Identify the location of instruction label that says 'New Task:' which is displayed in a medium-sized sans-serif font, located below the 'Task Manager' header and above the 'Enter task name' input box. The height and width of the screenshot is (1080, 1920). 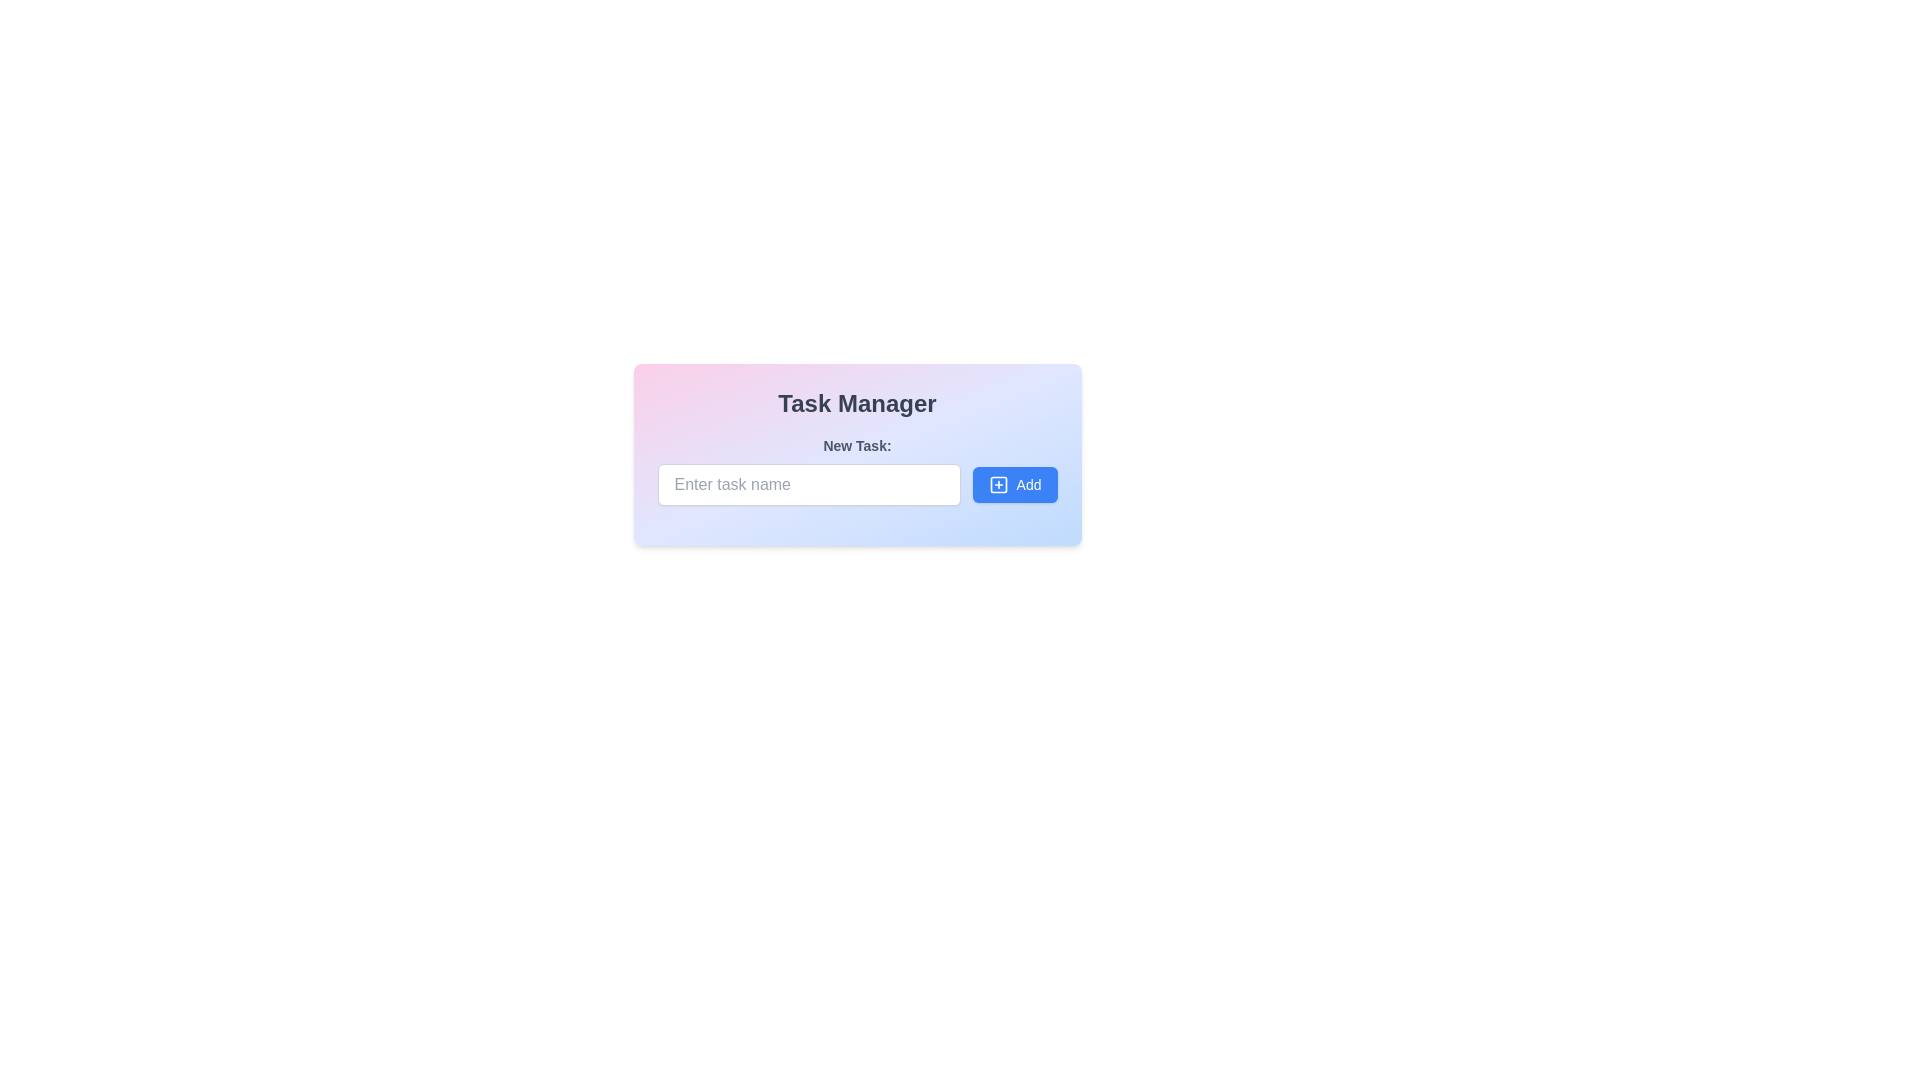
(857, 455).